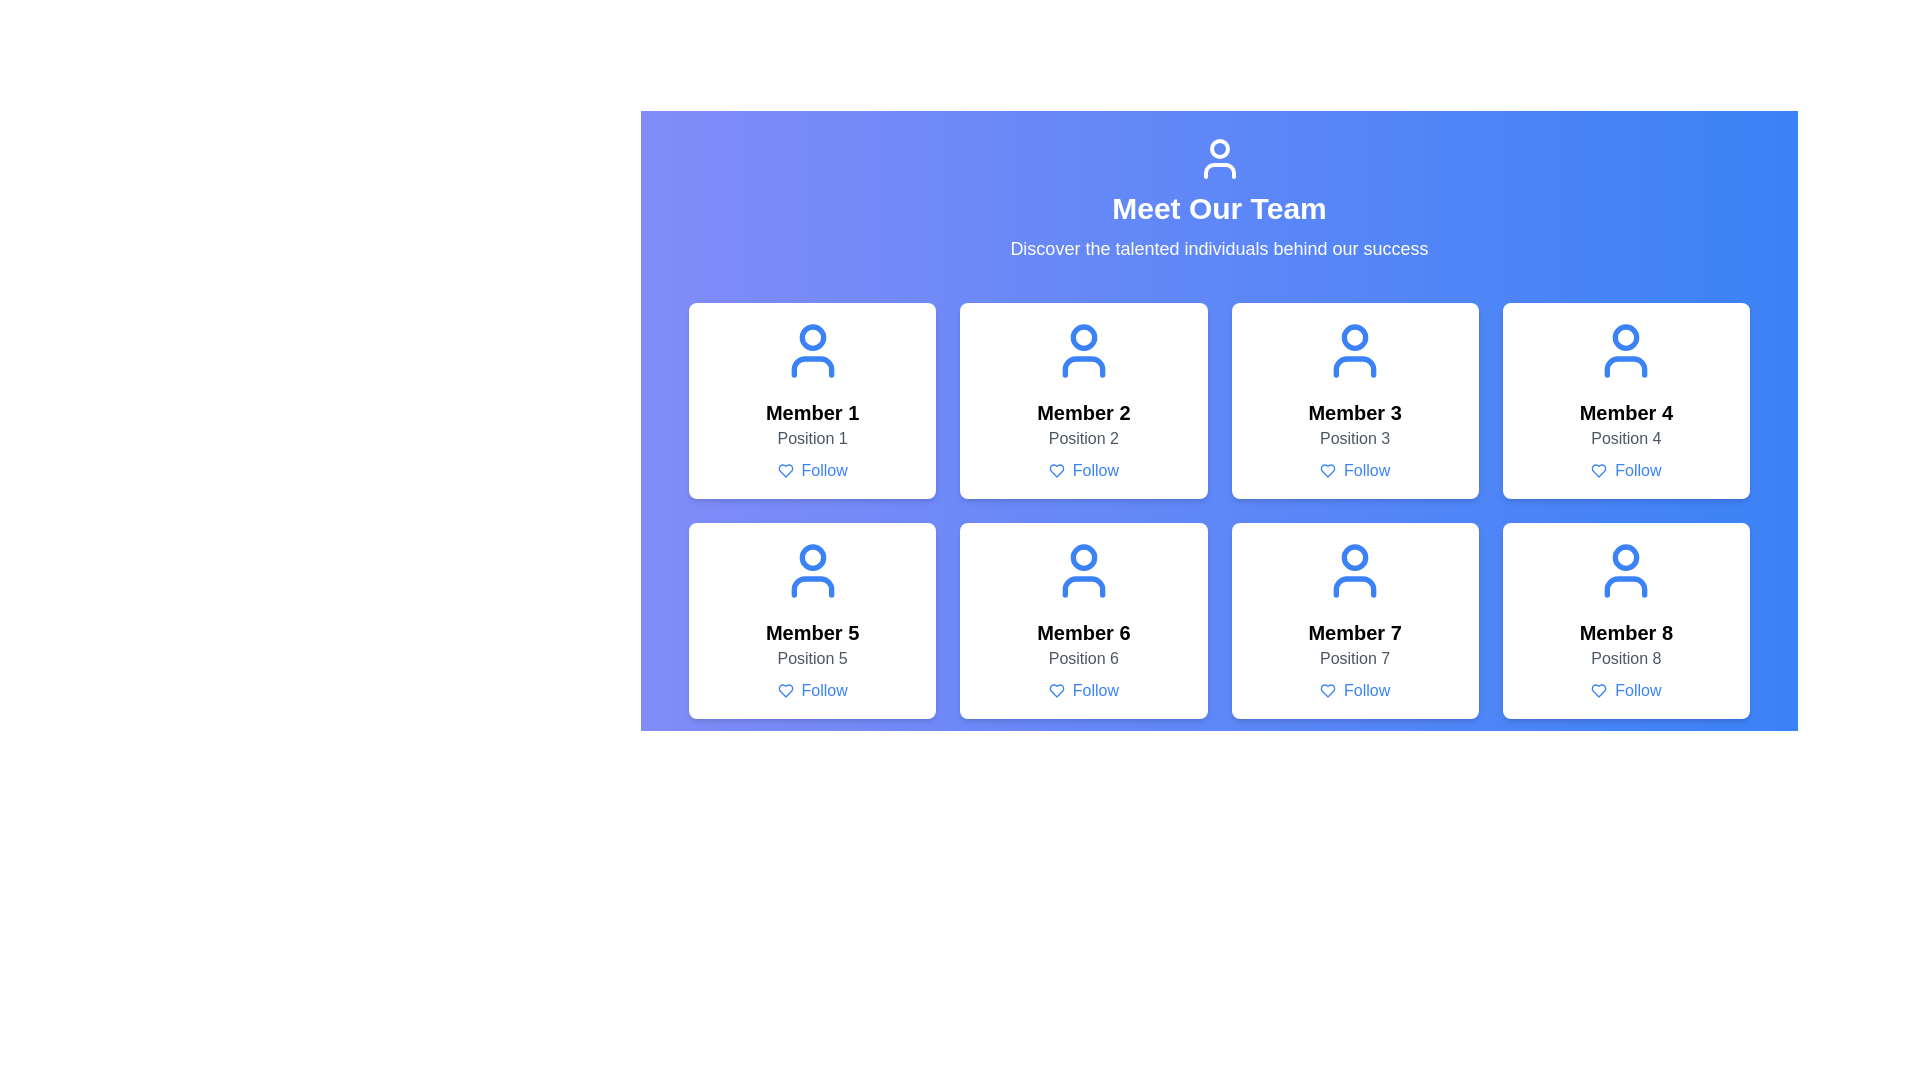  I want to click on the 'Follow' label located in the card for Member 4, positioned beneath the profile image and the text 'Position 4', so click(1638, 470).